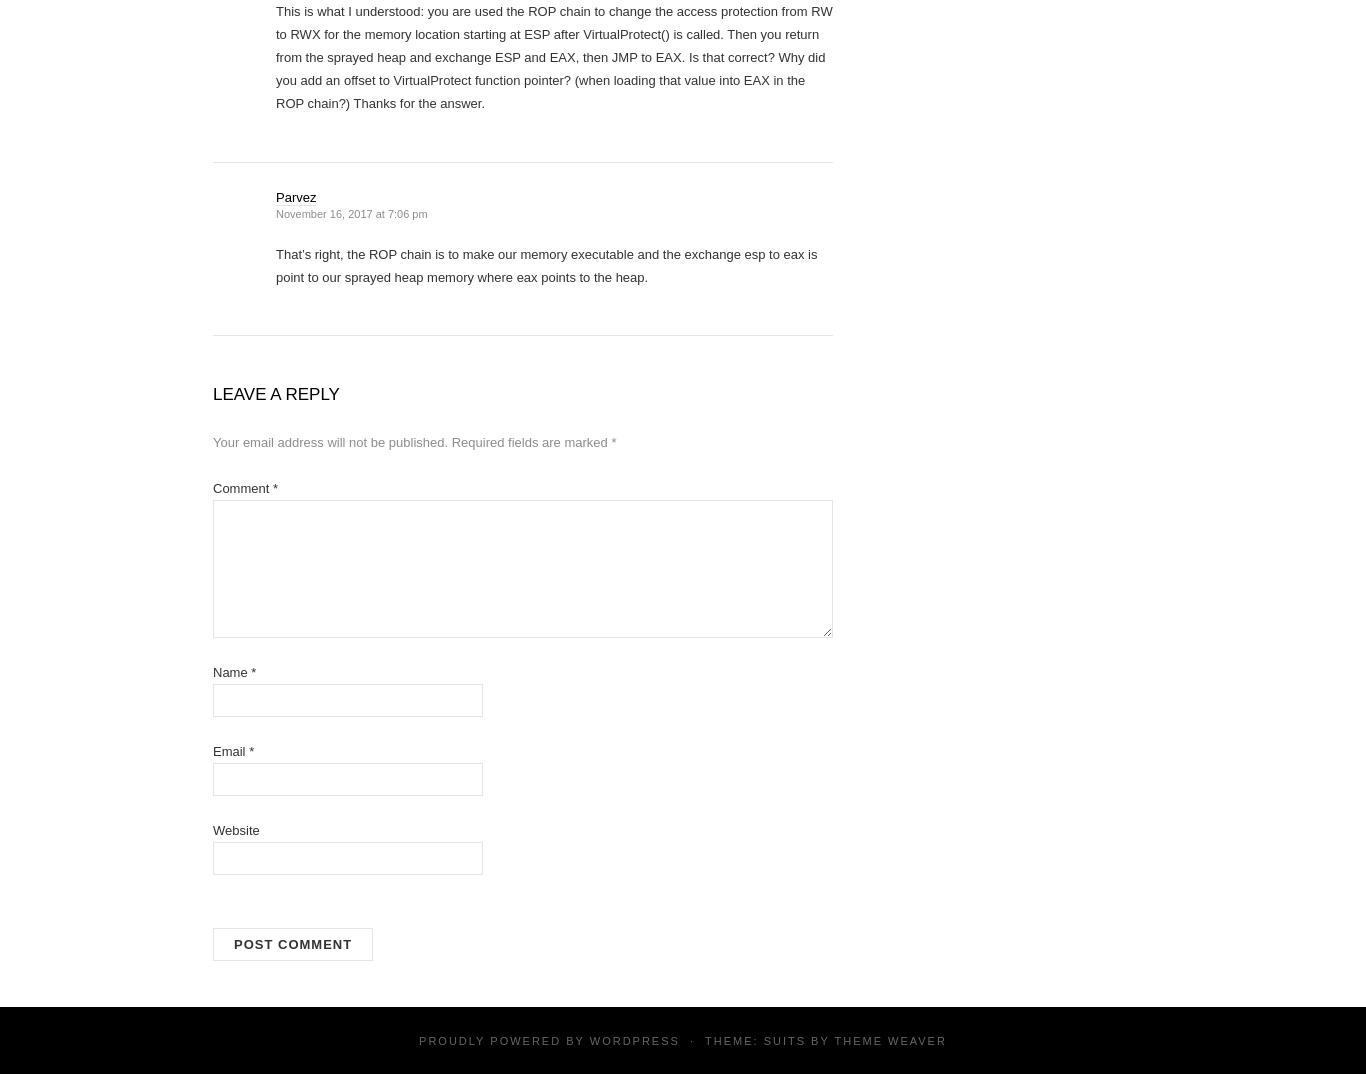  What do you see at coordinates (632, 1039) in the screenshot?
I see `'WordPress'` at bounding box center [632, 1039].